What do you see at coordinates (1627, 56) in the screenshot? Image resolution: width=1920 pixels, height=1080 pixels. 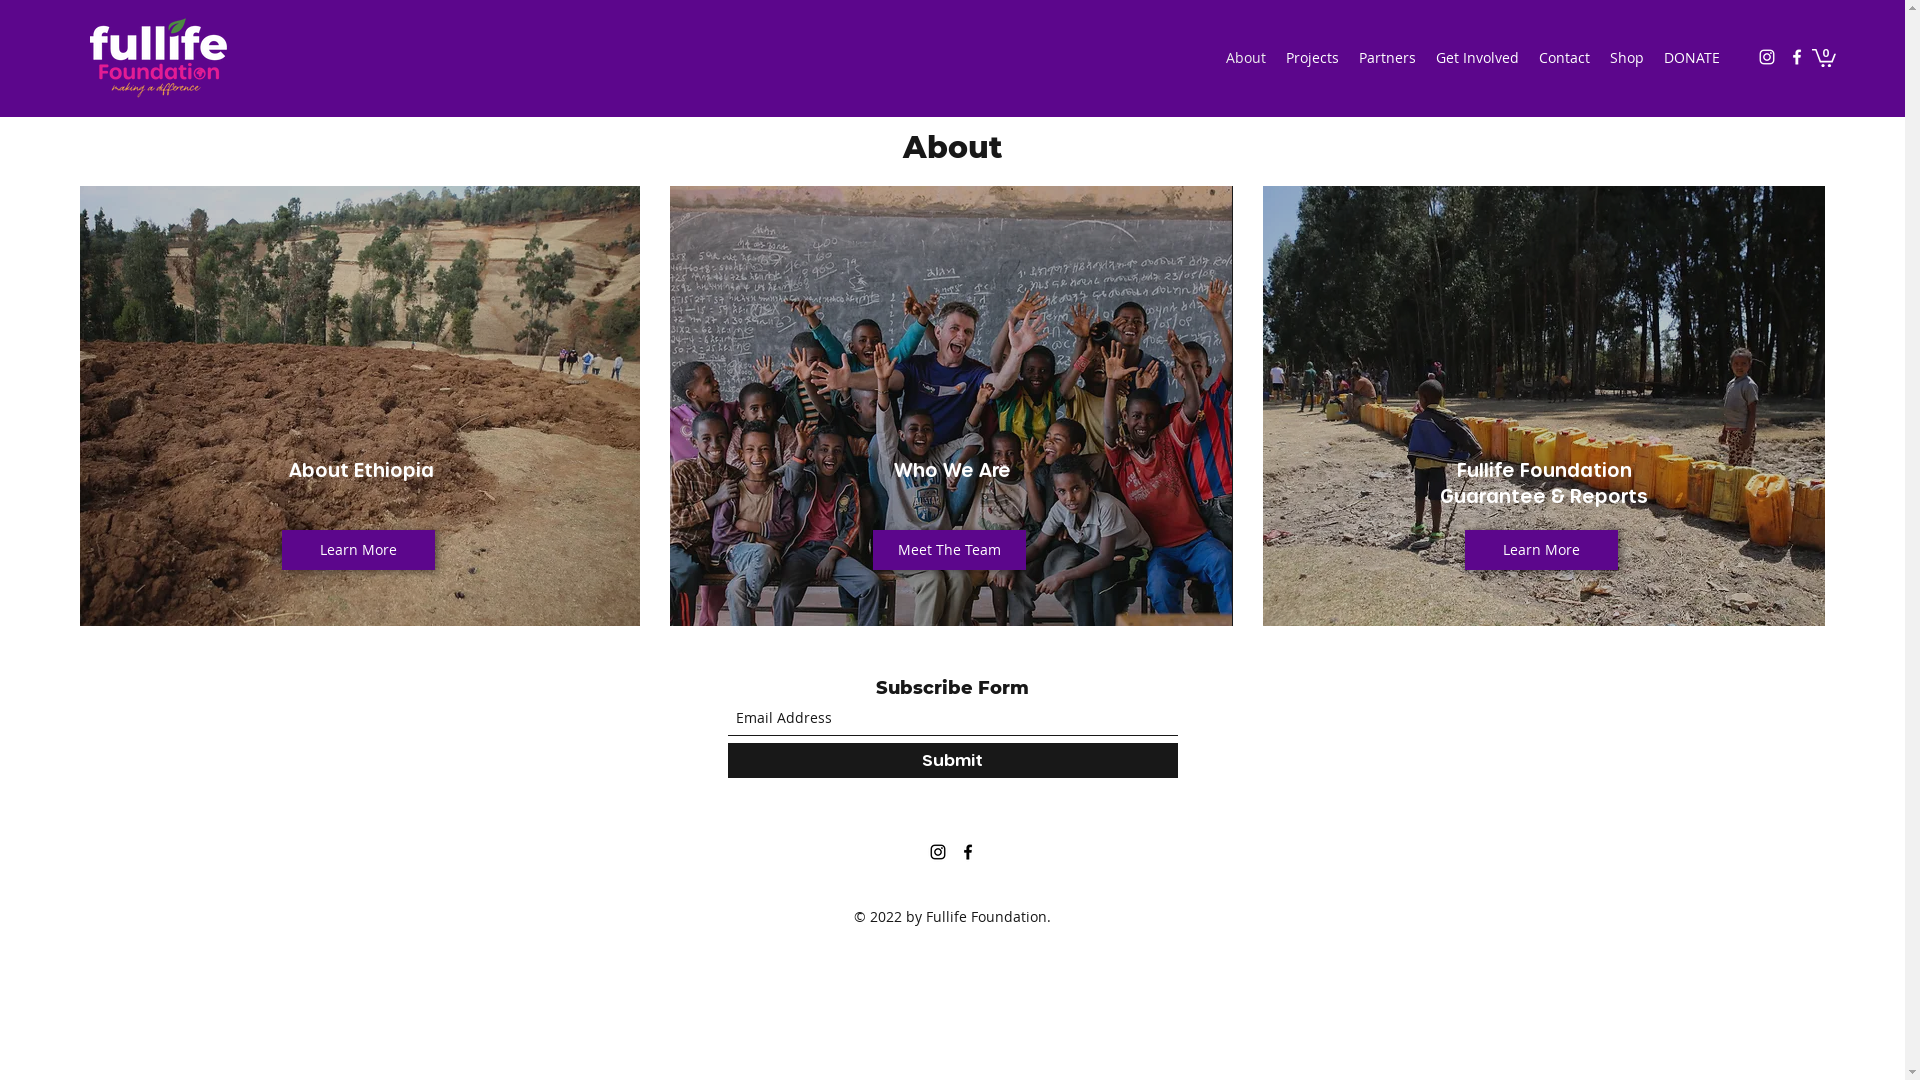 I see `'Shop'` at bounding box center [1627, 56].